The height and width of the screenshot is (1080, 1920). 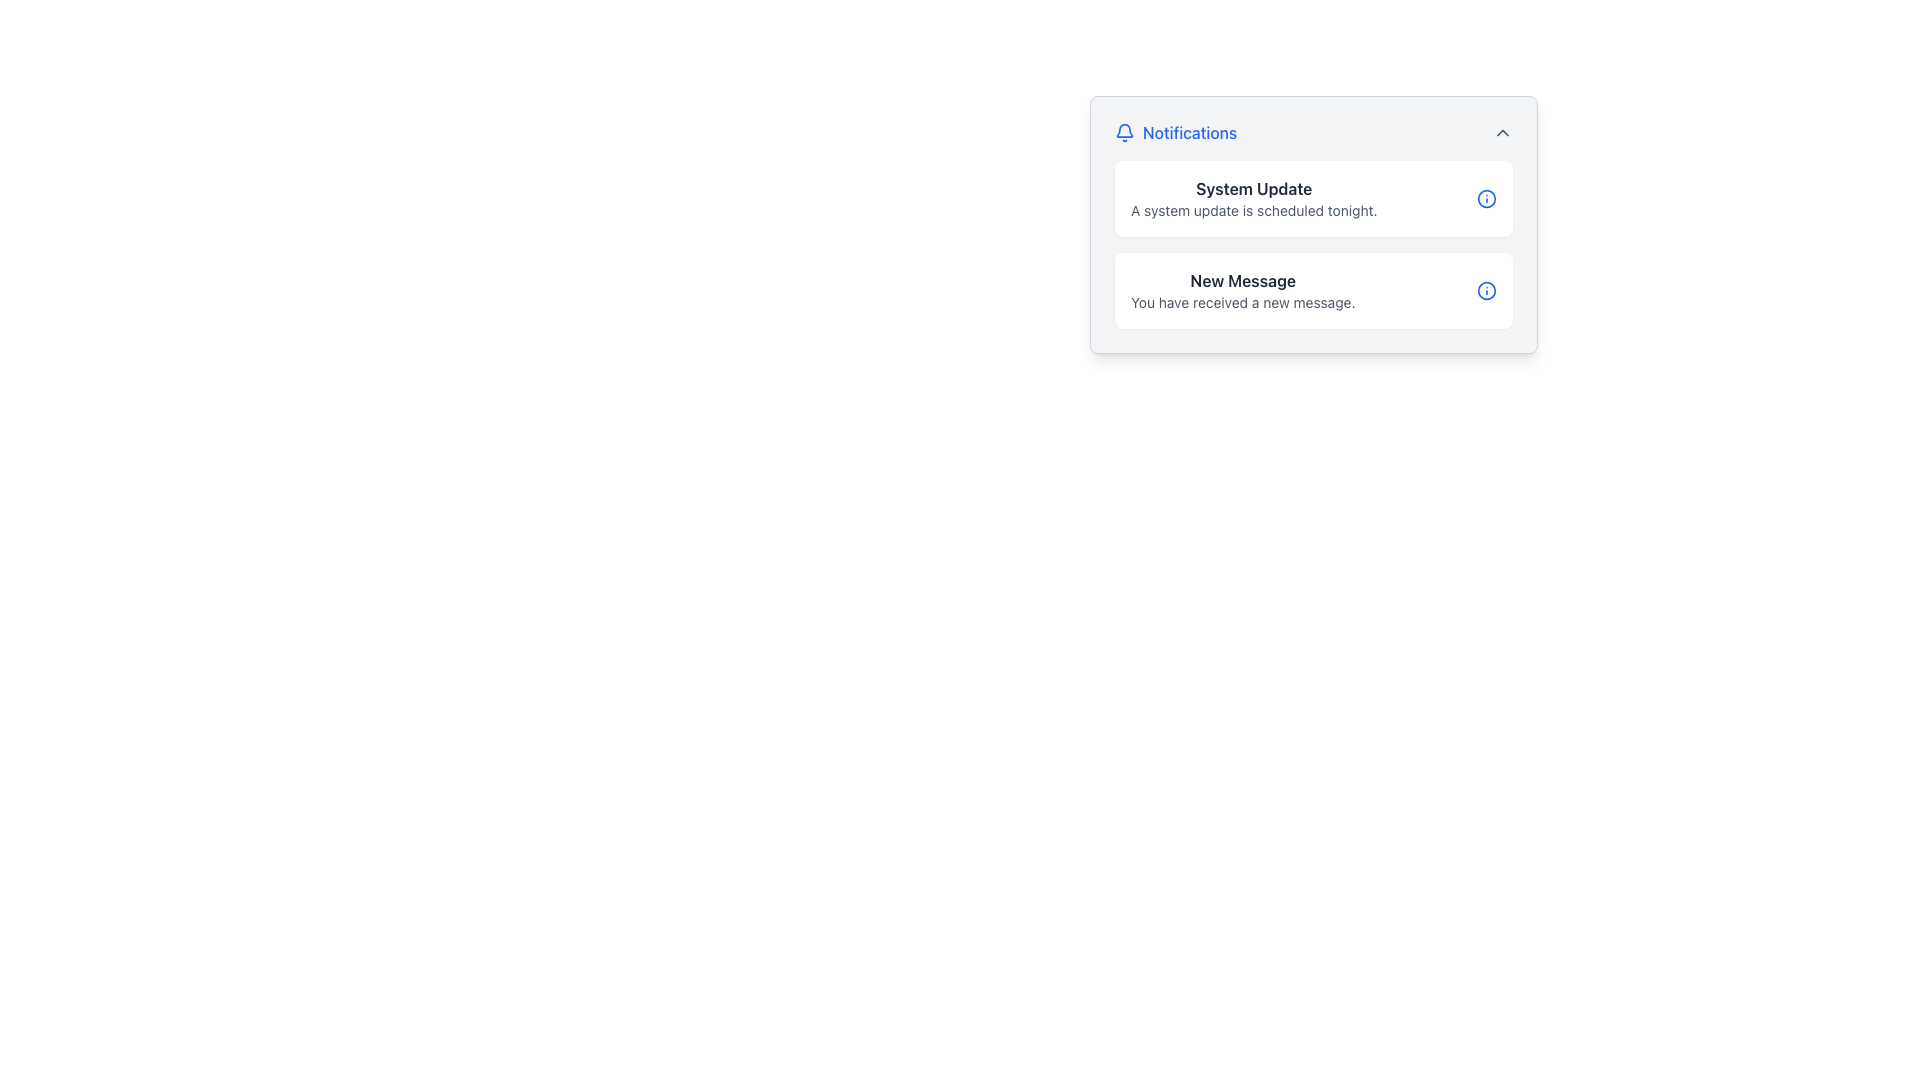 What do you see at coordinates (1124, 130) in the screenshot?
I see `the decorative icon located in the top-left corner of the Notification card, next to the 'Notifications' title` at bounding box center [1124, 130].